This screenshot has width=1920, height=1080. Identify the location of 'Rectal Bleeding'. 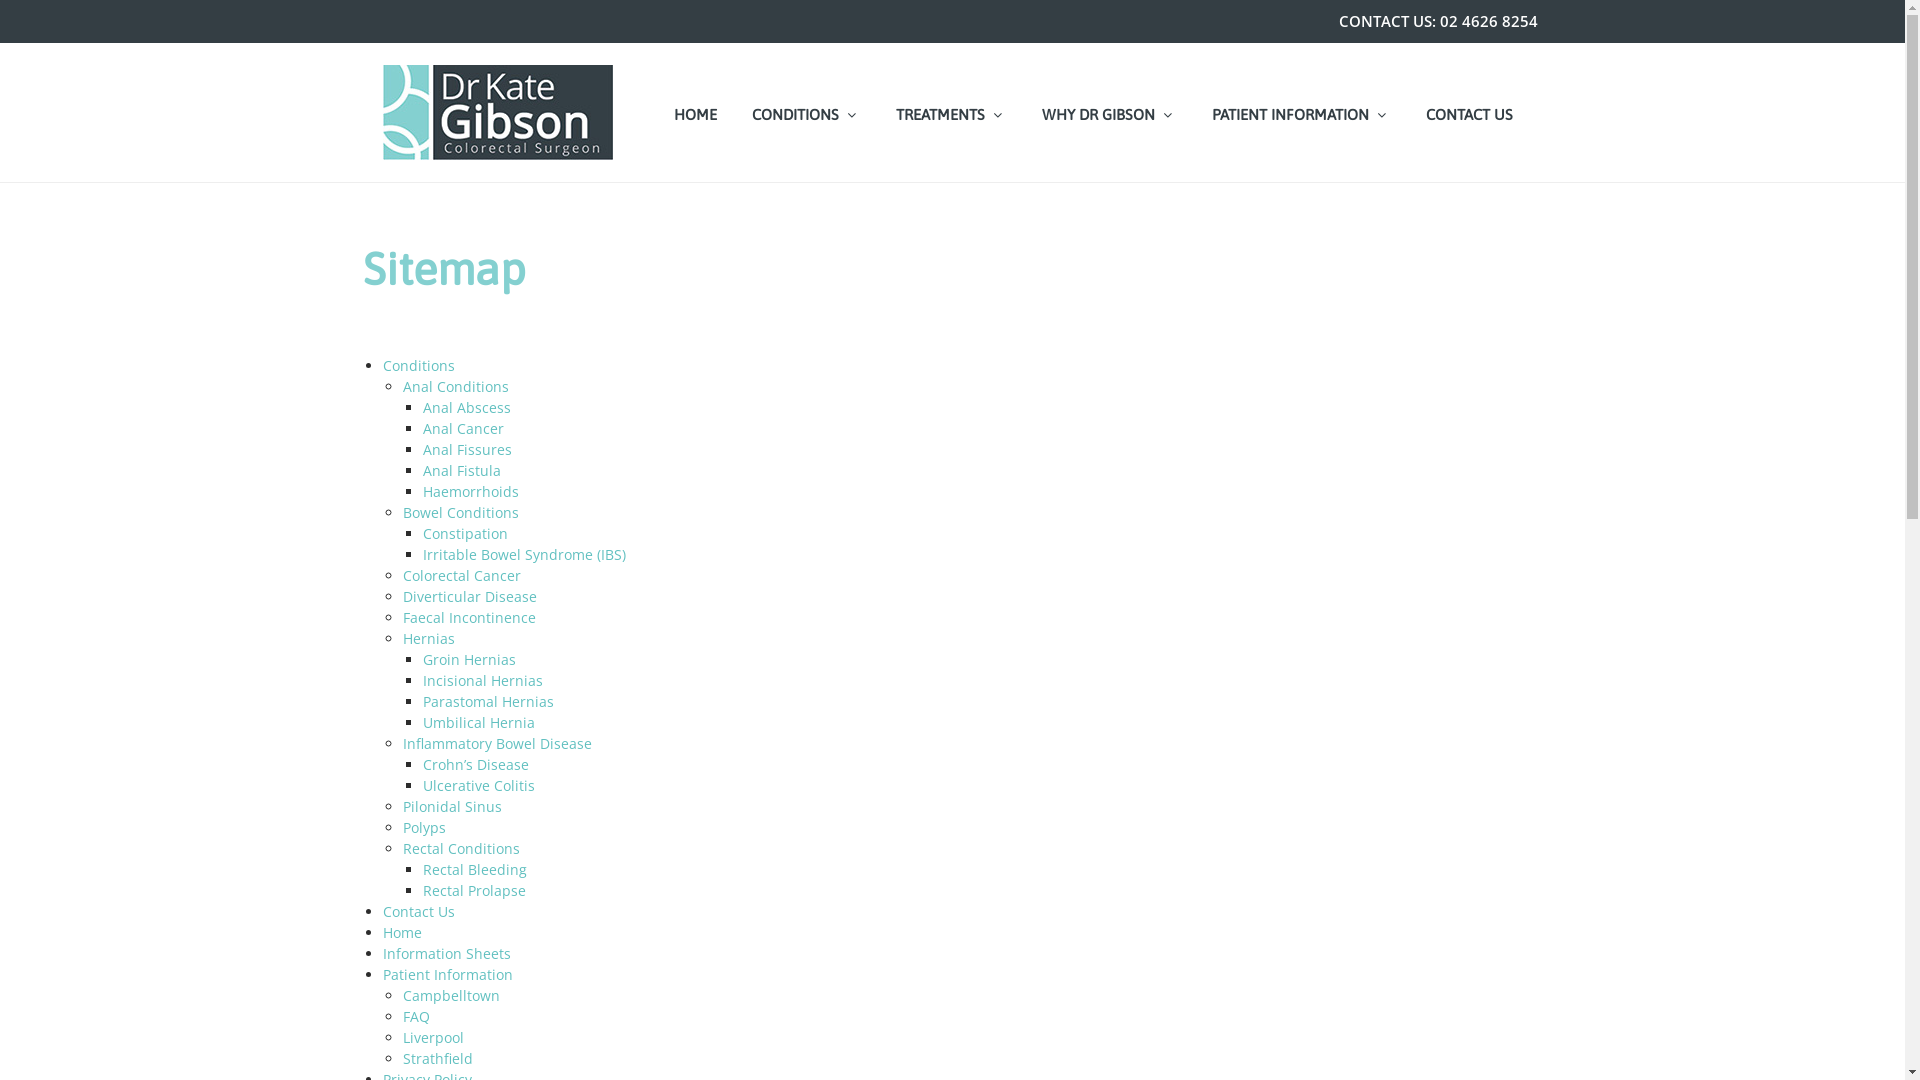
(473, 868).